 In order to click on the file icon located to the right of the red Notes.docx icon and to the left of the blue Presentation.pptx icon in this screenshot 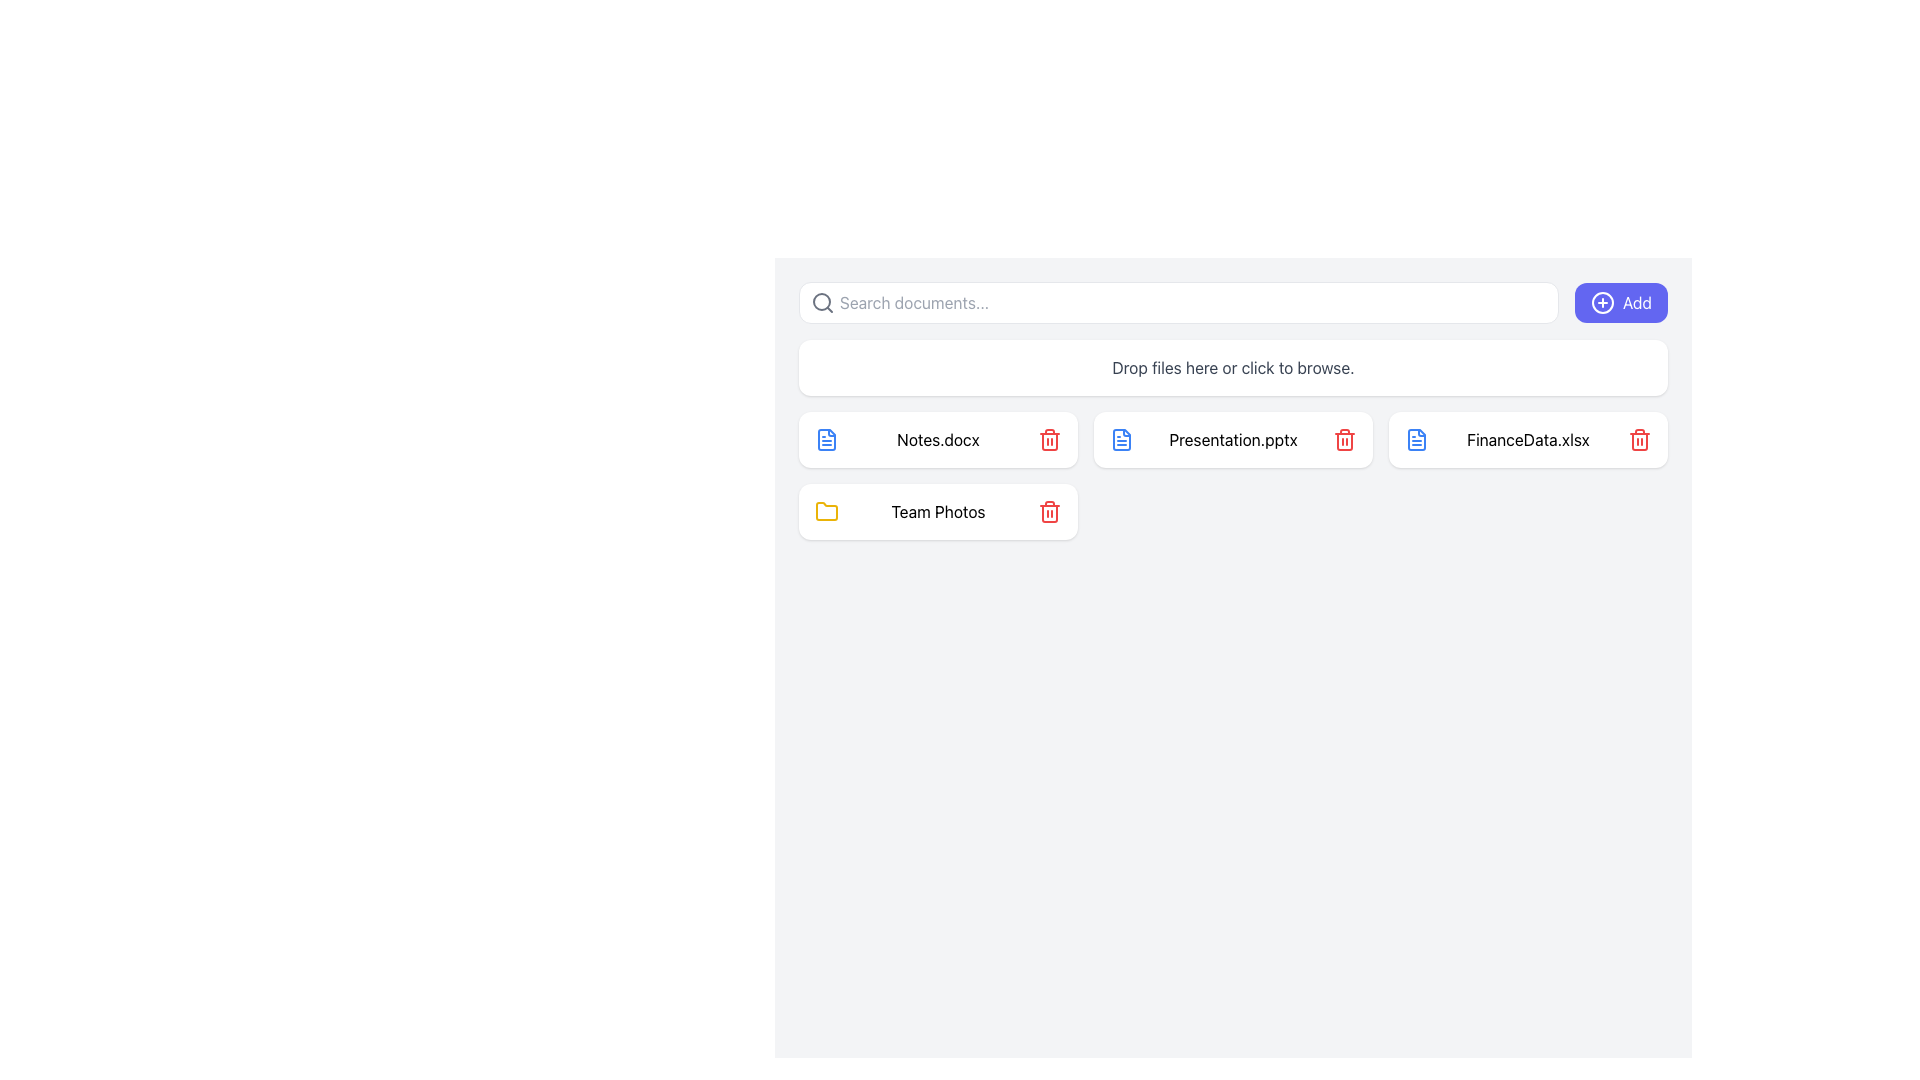, I will do `click(826, 438)`.